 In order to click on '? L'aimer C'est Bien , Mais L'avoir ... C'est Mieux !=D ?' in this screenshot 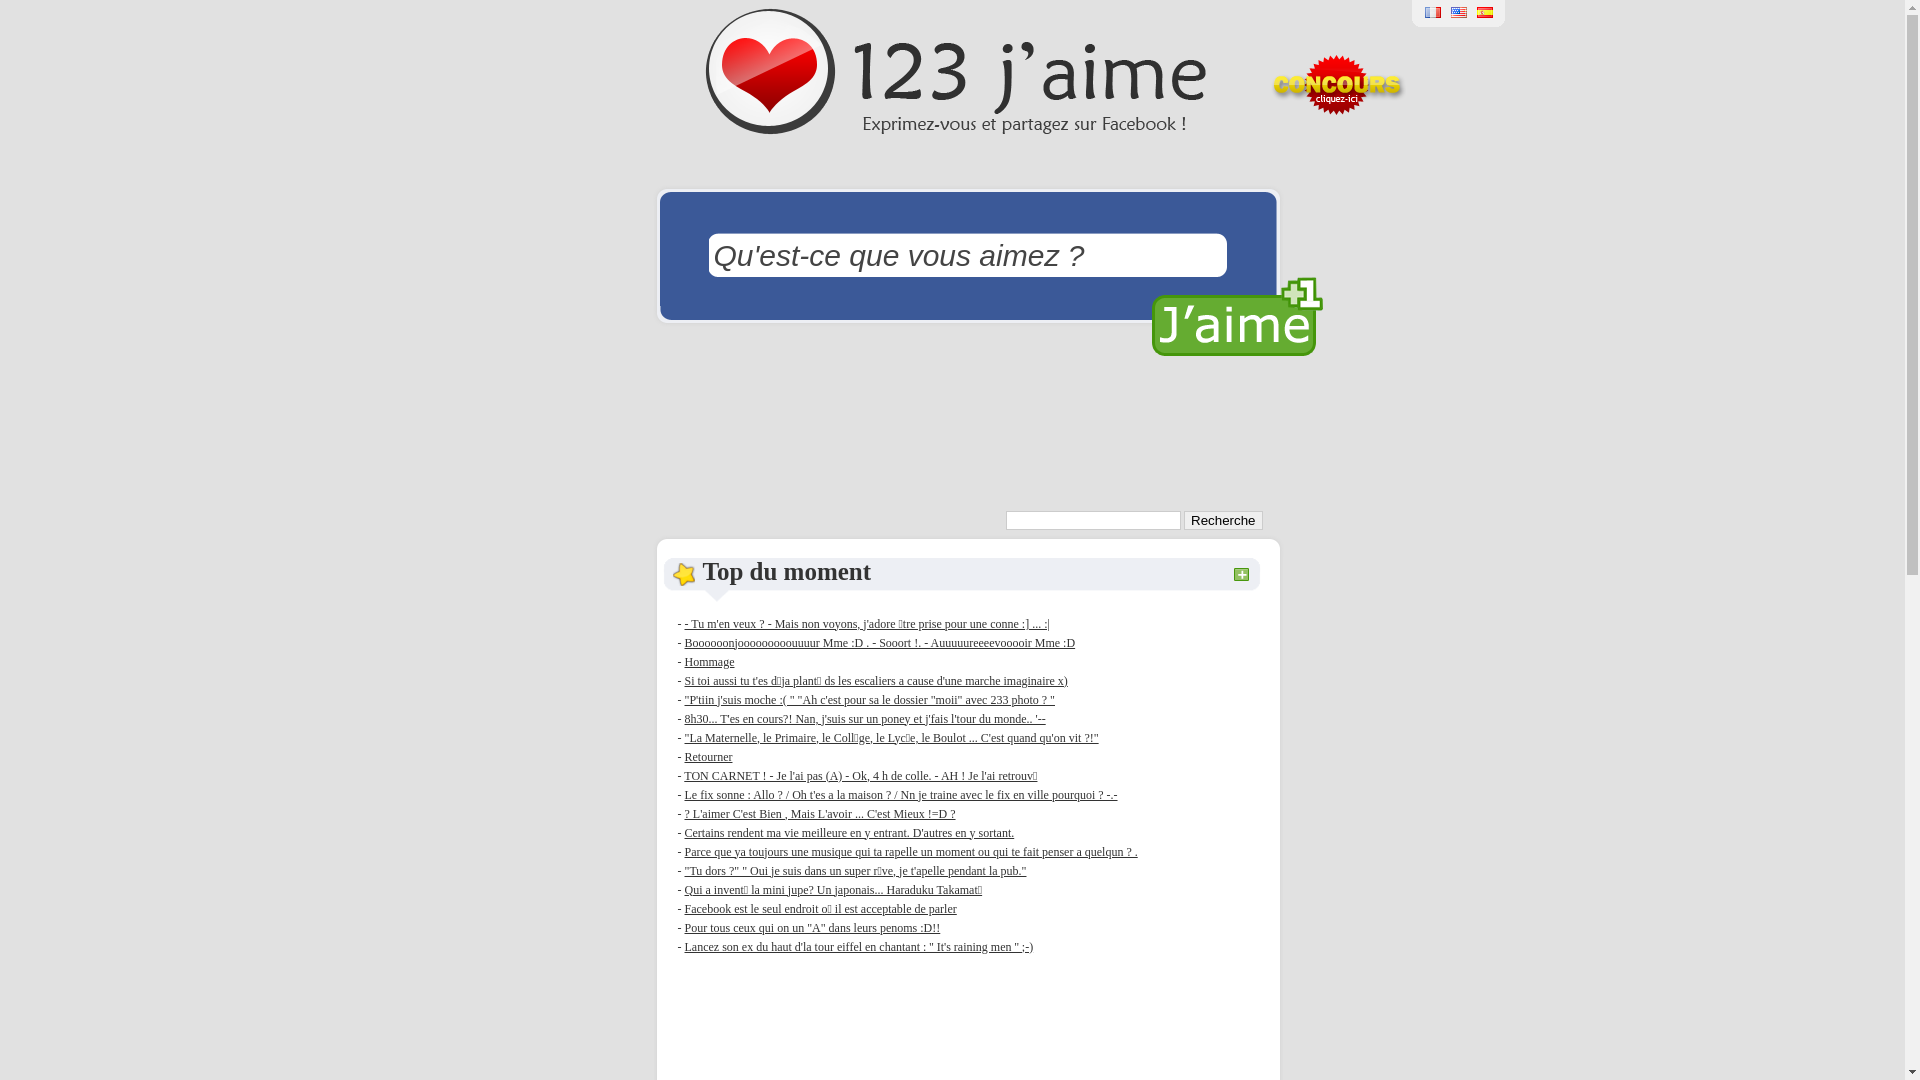, I will do `click(819, 813)`.